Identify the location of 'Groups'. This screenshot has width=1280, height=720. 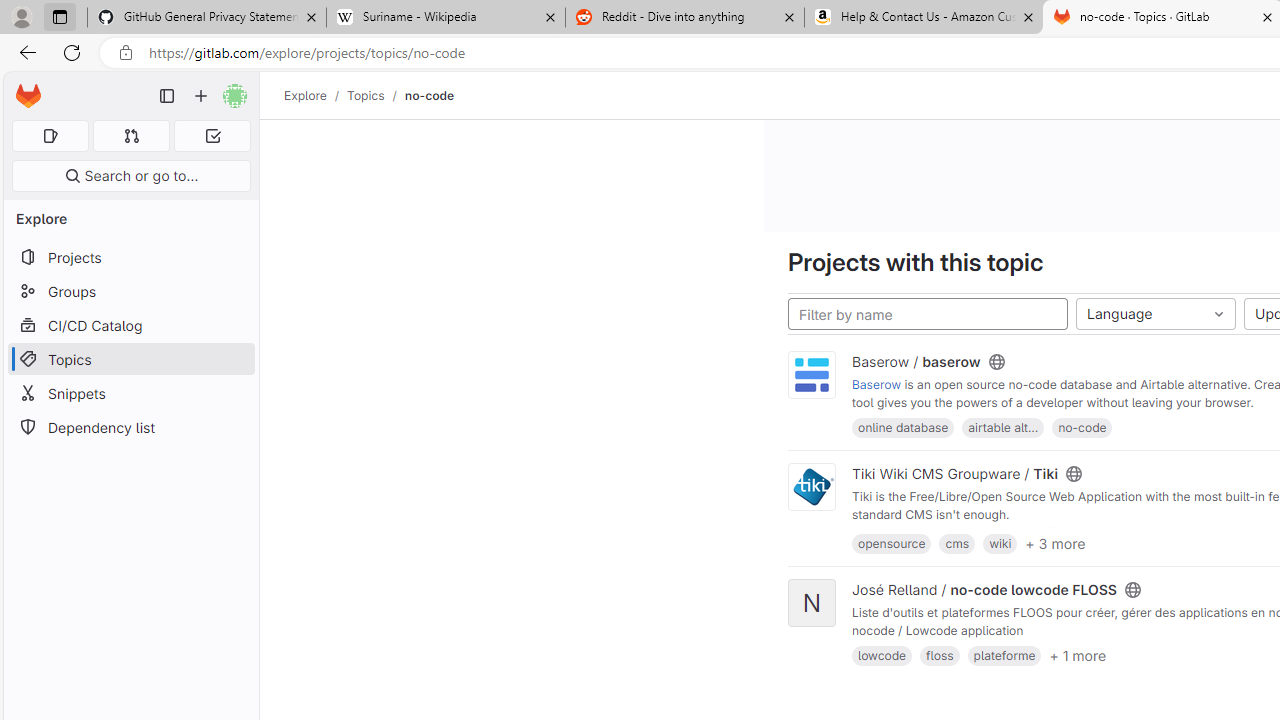
(130, 291).